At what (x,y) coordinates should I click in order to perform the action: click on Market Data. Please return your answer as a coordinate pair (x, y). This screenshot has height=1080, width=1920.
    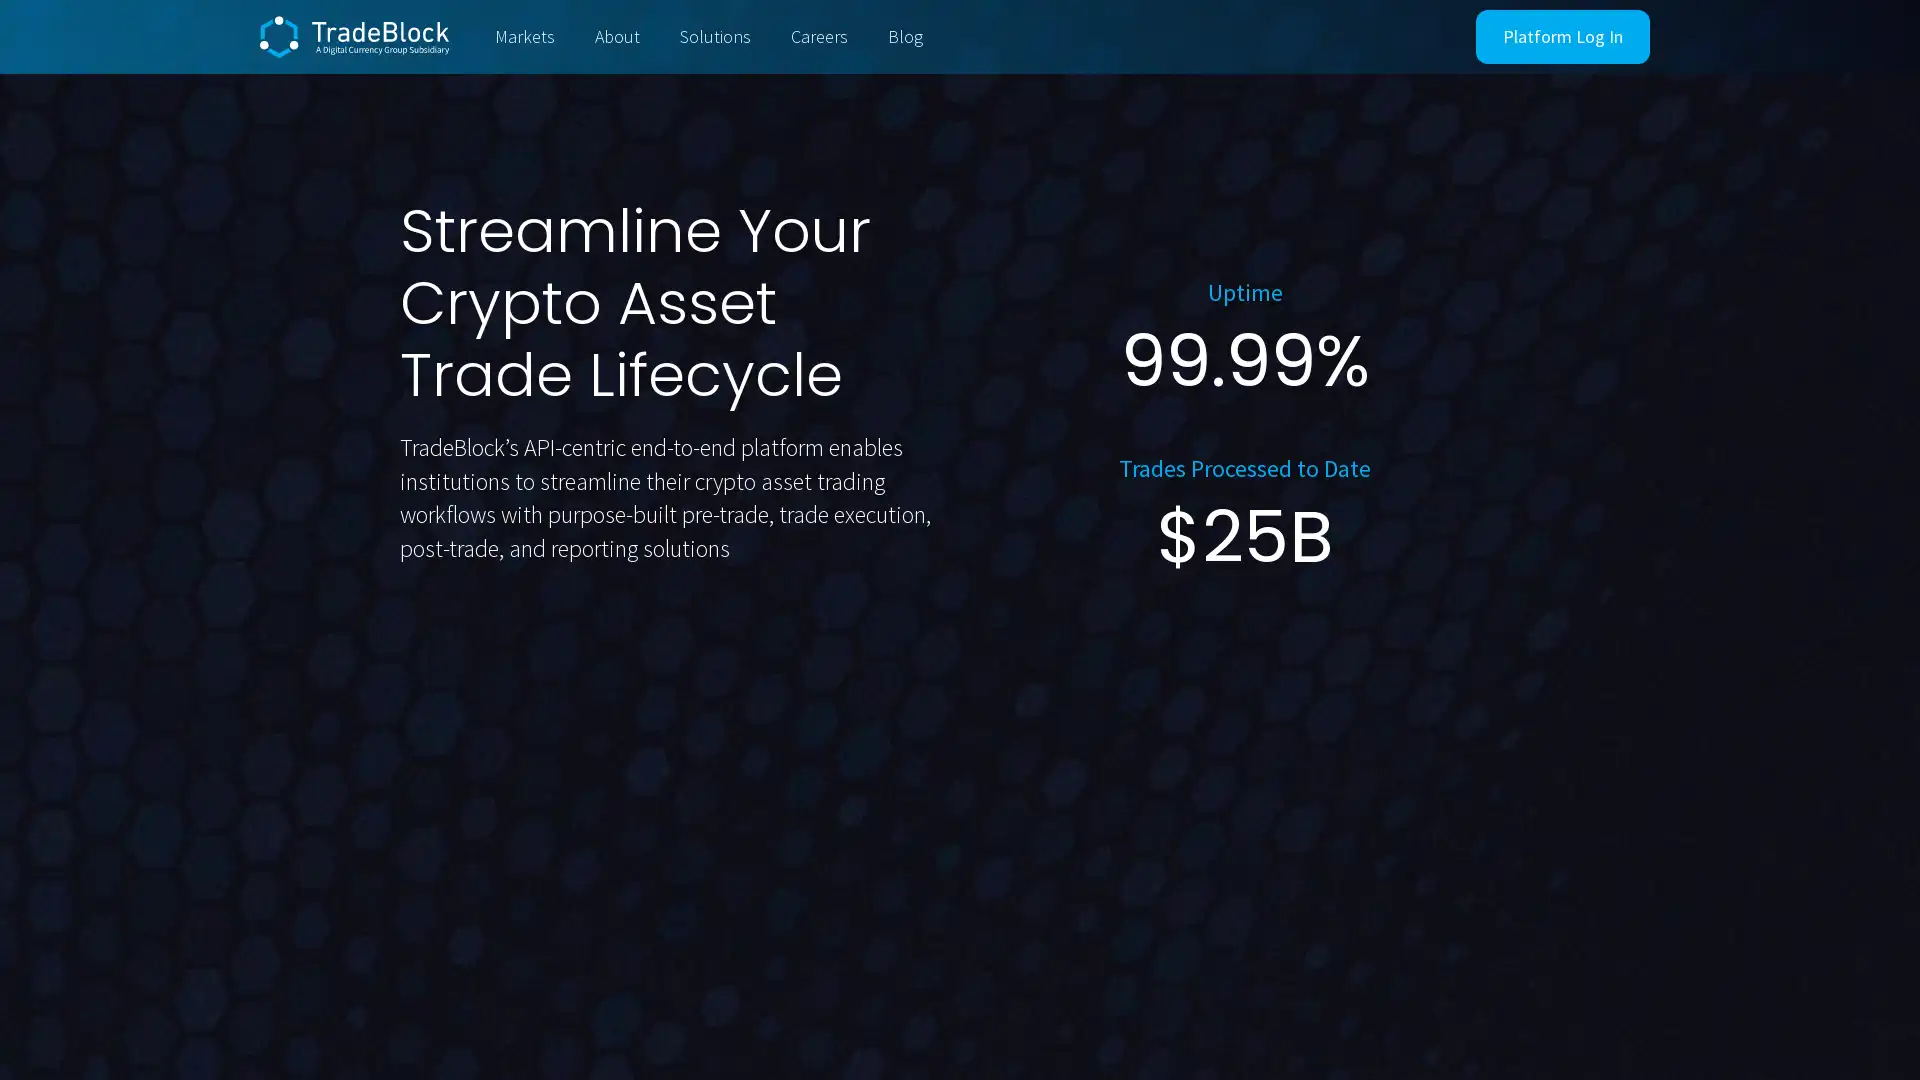
    Looking at the image, I should click on (701, 660).